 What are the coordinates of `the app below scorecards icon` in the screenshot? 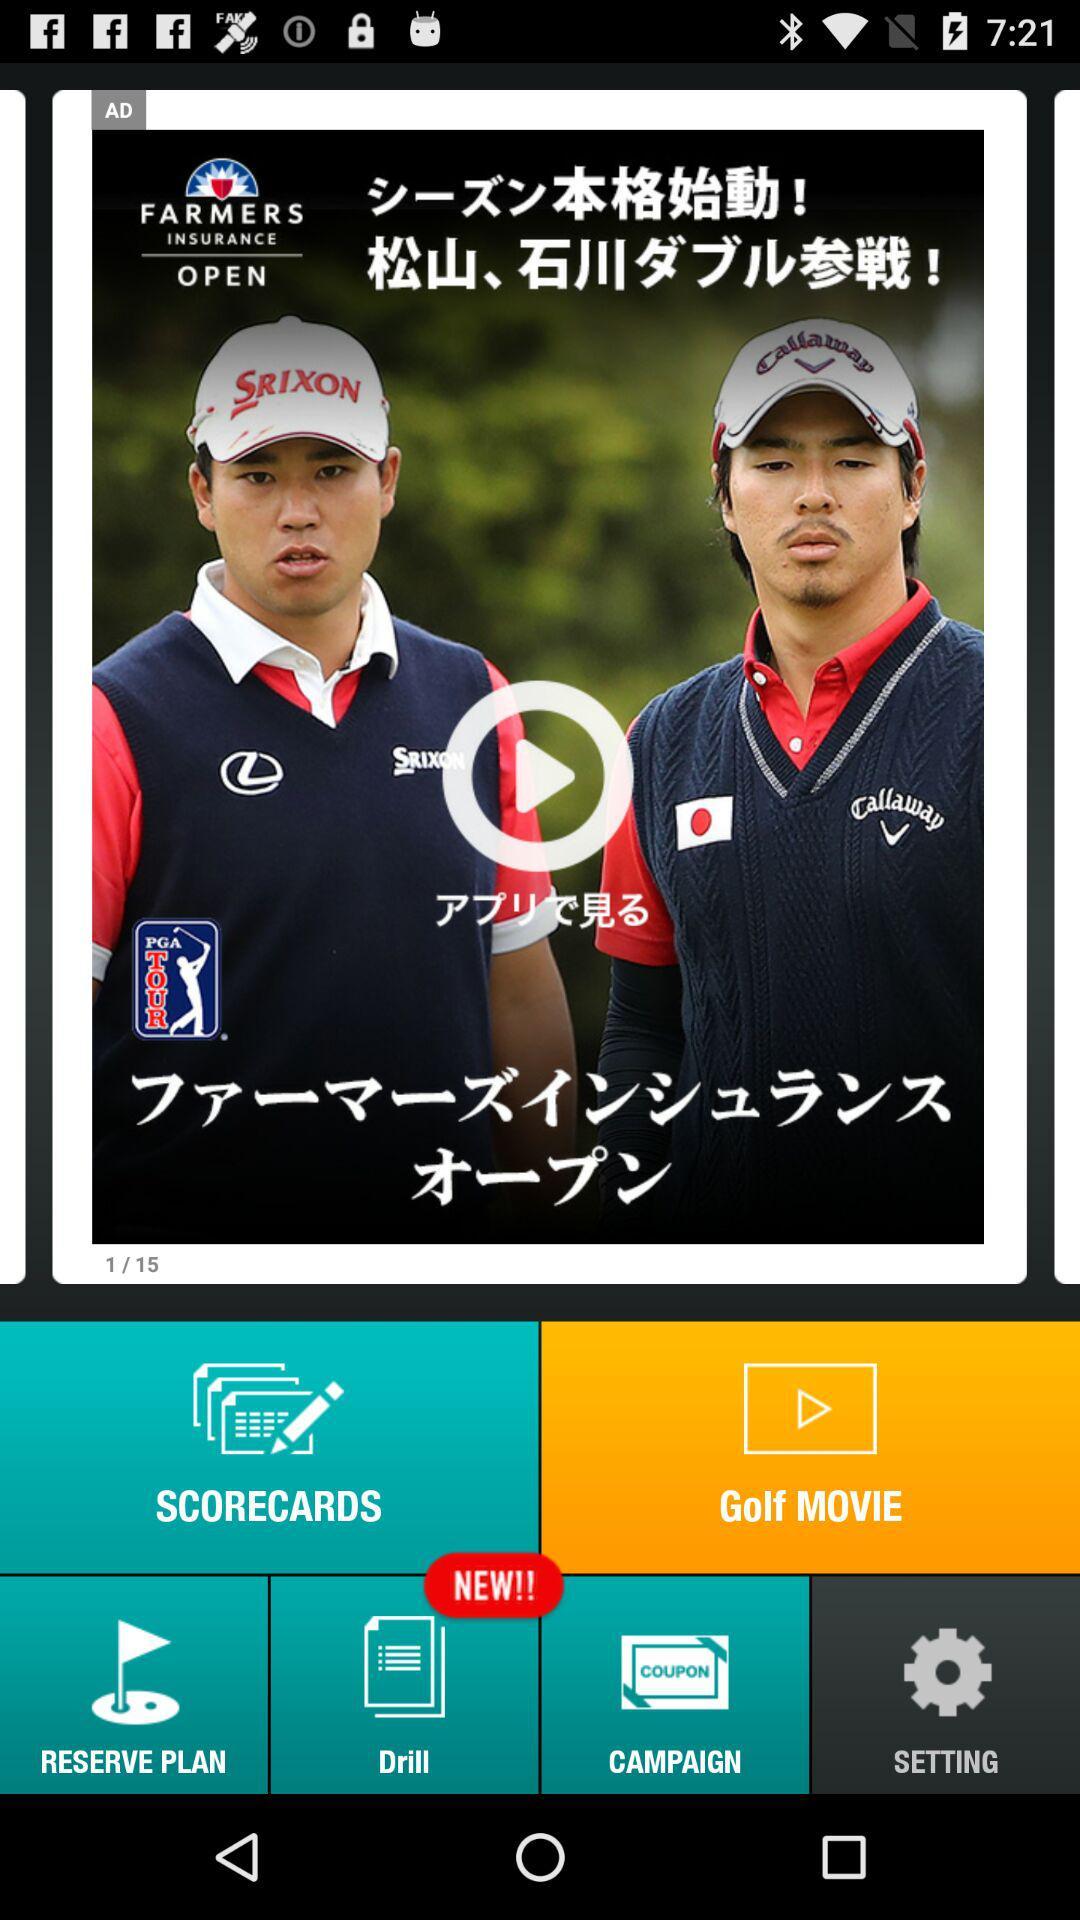 It's located at (133, 1684).